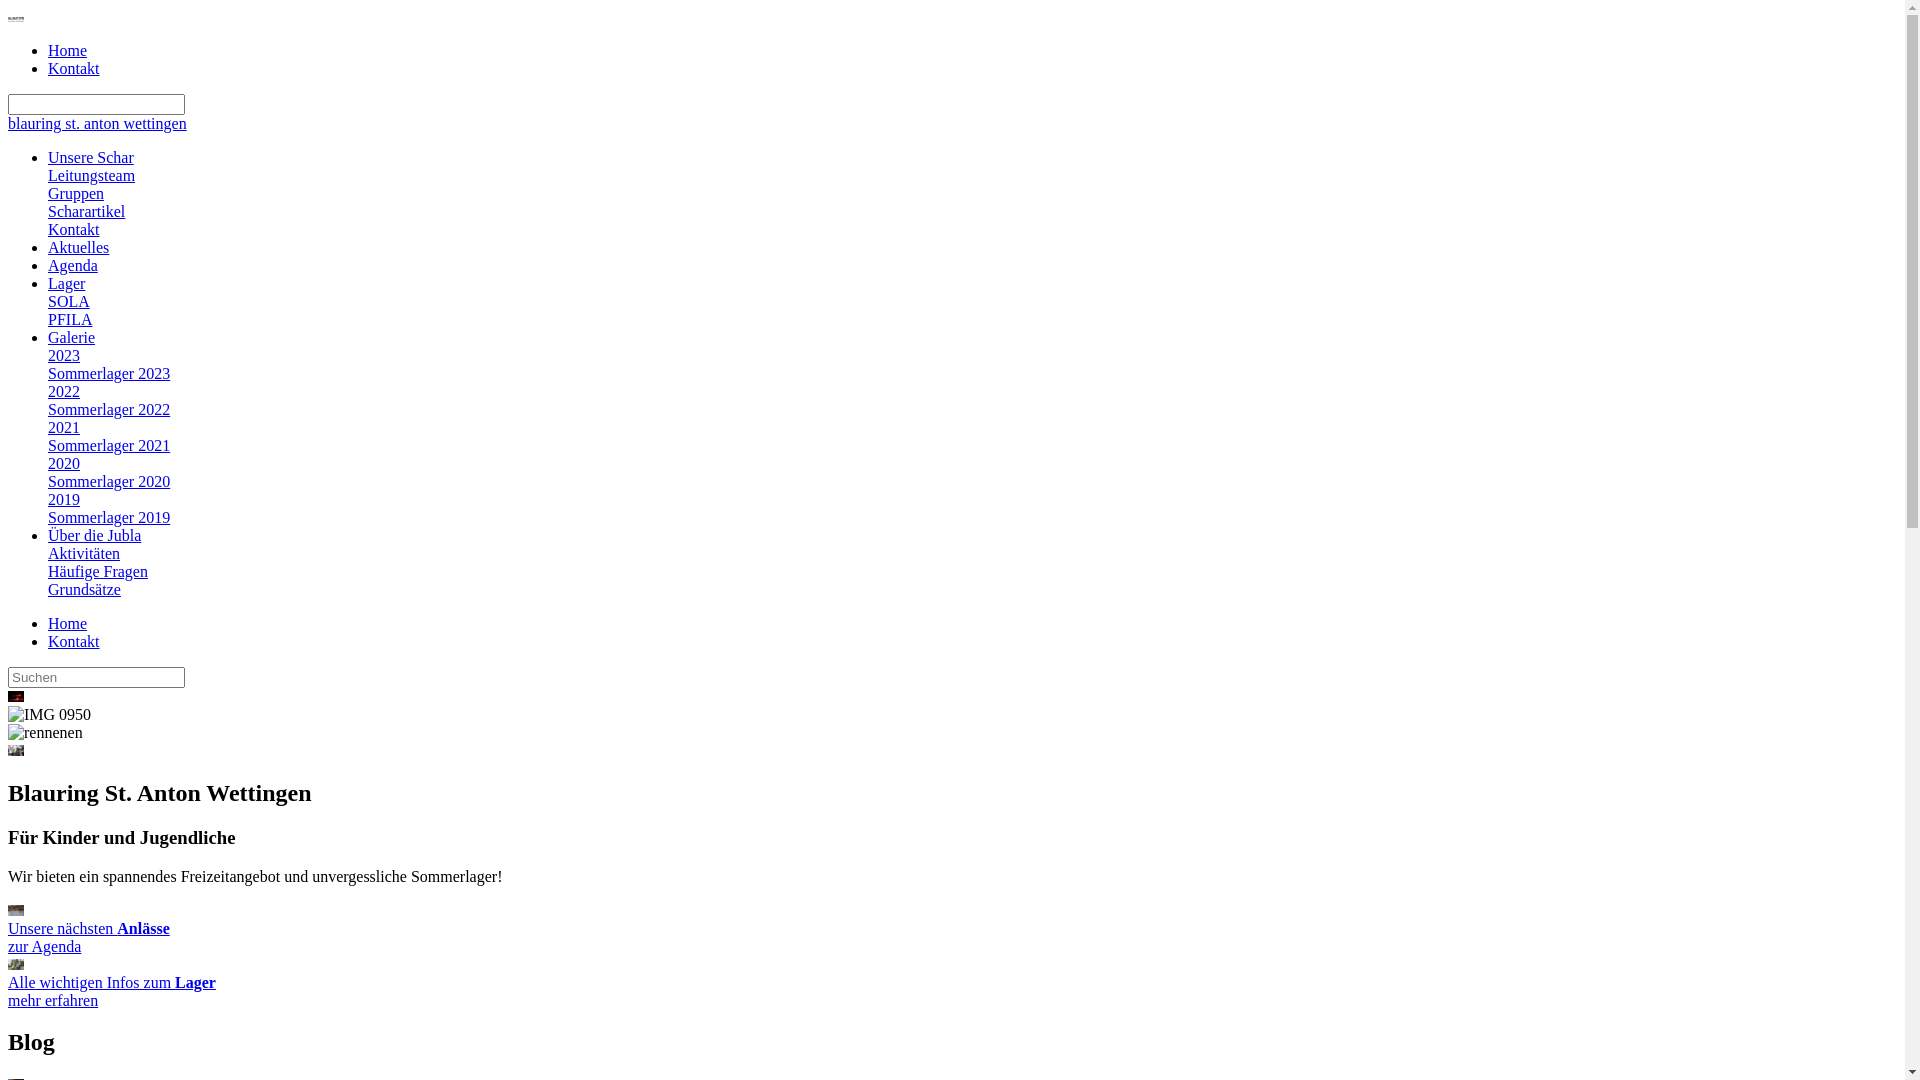  Describe the element at coordinates (48, 391) in the screenshot. I see `'2022'` at that location.